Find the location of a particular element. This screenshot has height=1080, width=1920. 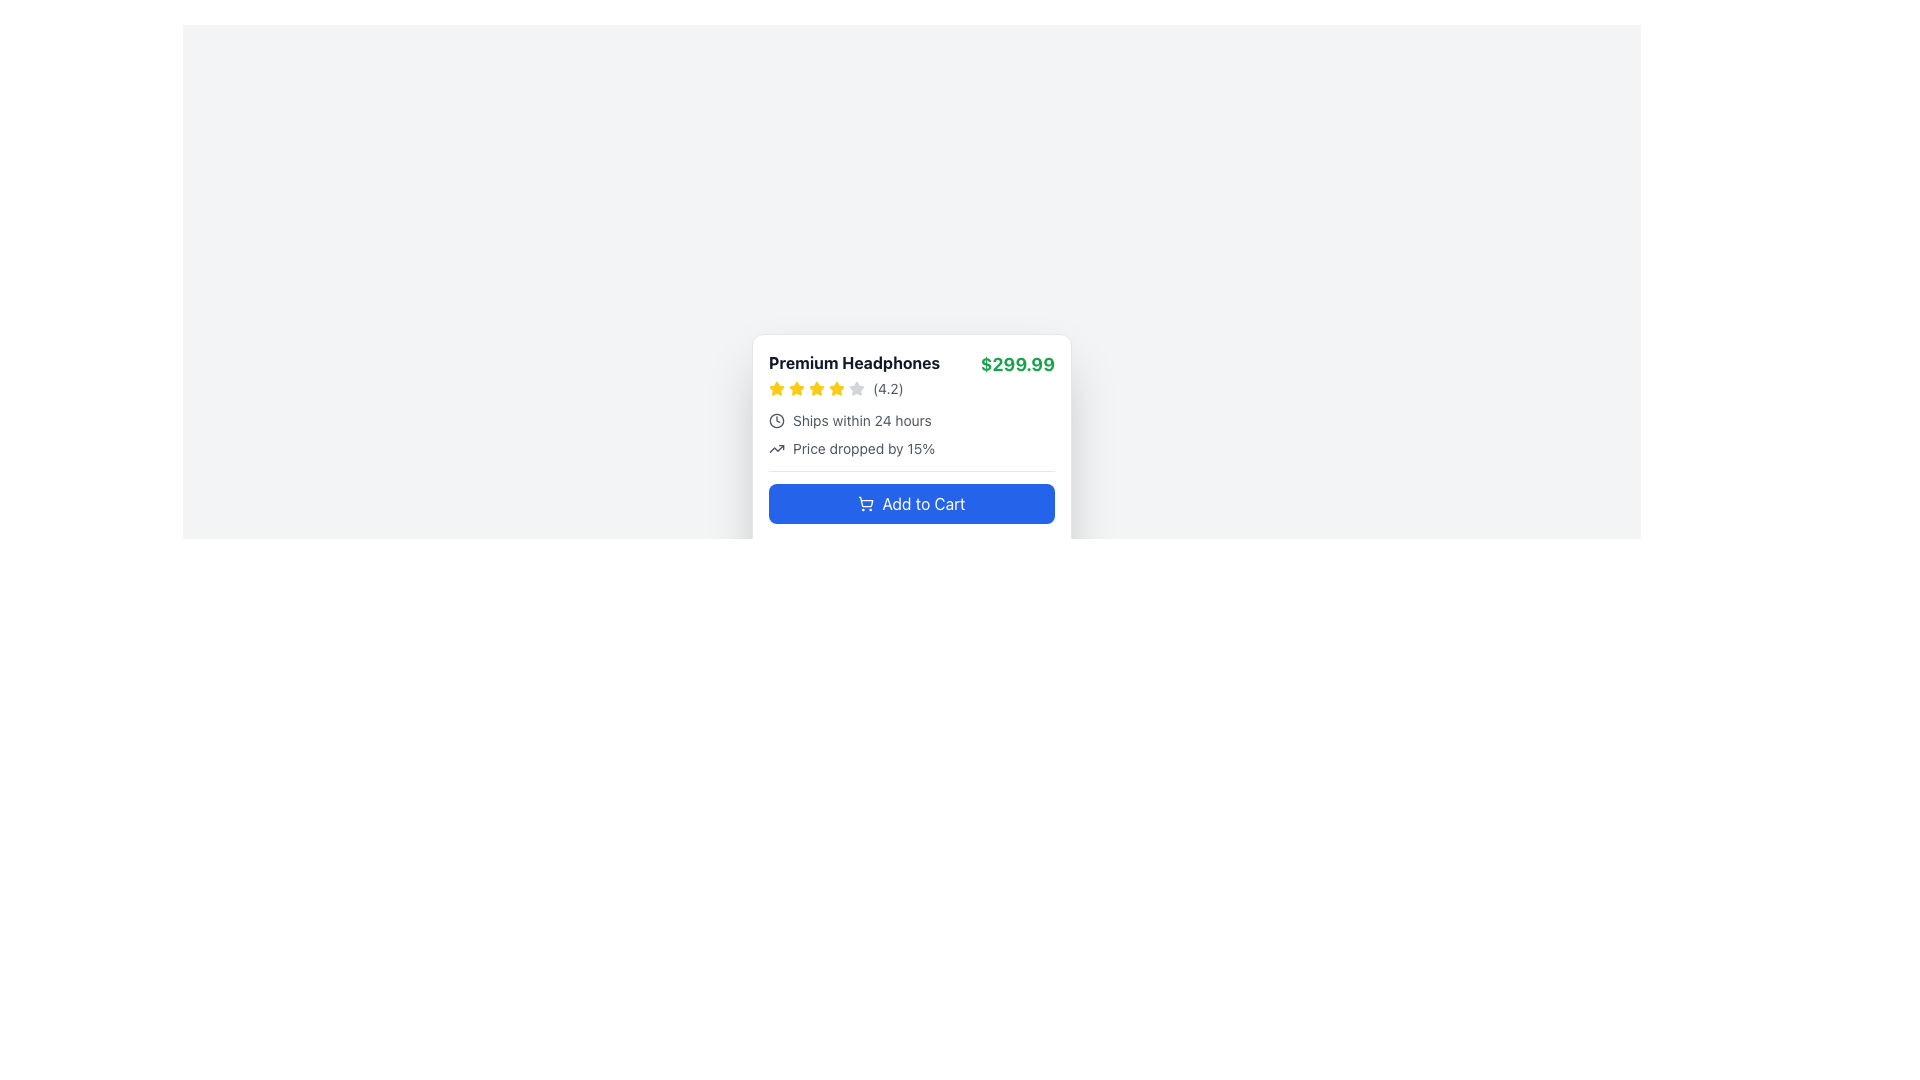

the stars in the product card for 'Premium Headphones' is located at coordinates (911, 459).